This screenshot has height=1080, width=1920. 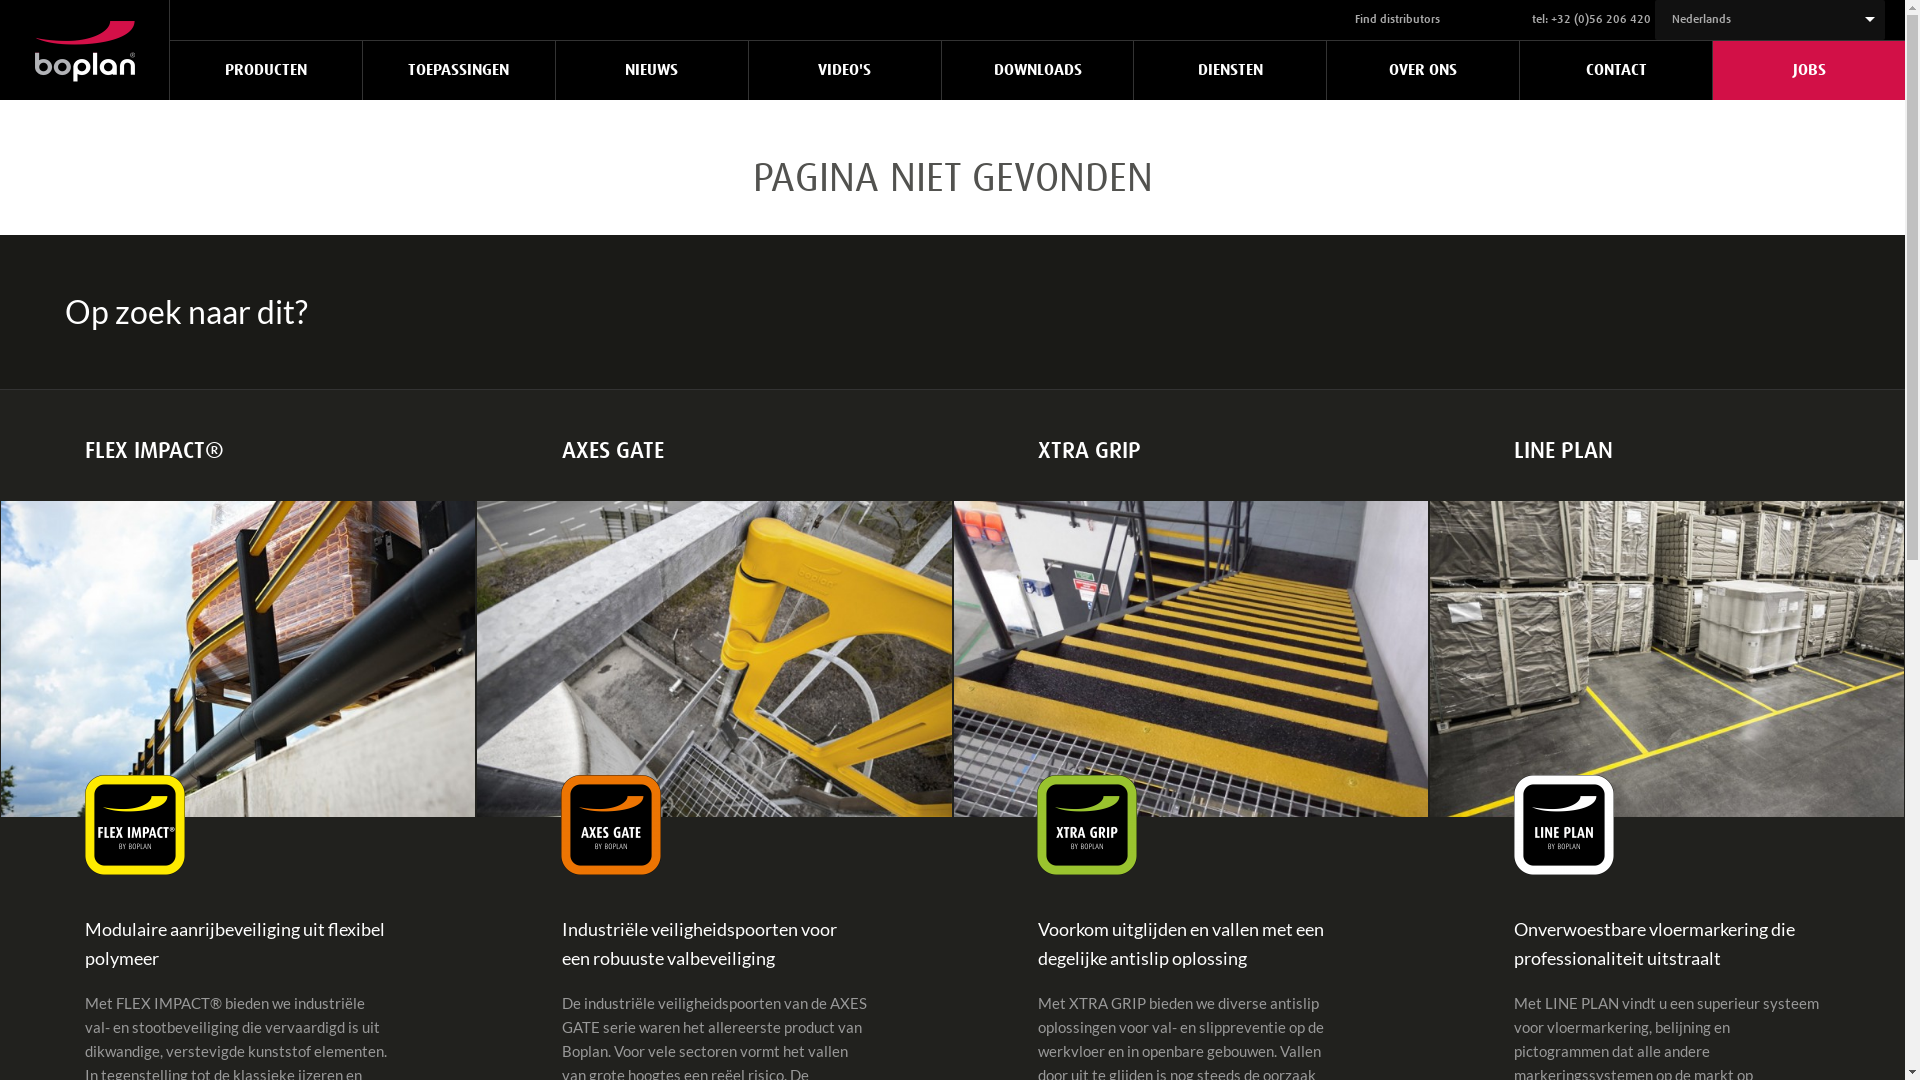 What do you see at coordinates (84, 825) in the screenshot?
I see `'Flex Impact logo by Boplan'` at bounding box center [84, 825].